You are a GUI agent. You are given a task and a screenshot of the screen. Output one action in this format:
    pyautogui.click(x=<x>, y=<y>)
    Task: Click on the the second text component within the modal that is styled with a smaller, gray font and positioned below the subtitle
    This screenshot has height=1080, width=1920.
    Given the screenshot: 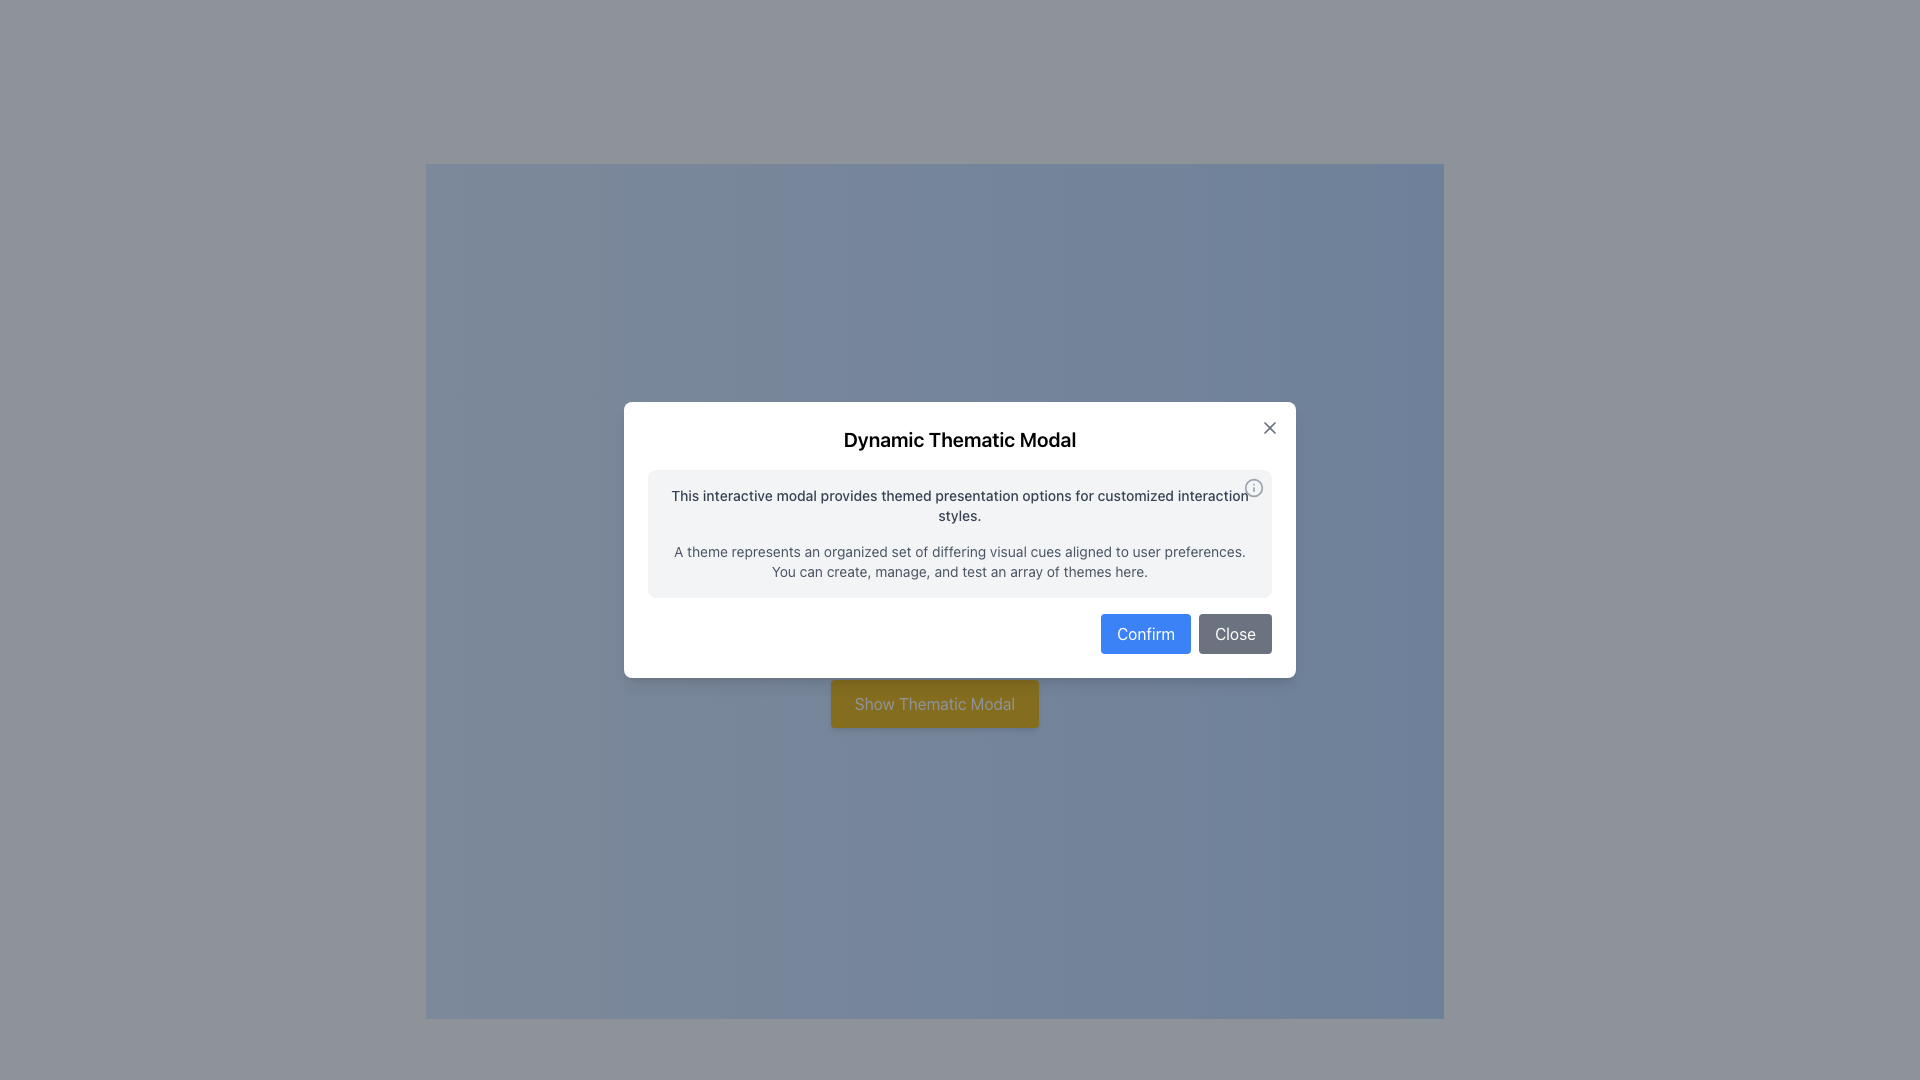 What is the action you would take?
    pyautogui.click(x=960, y=562)
    